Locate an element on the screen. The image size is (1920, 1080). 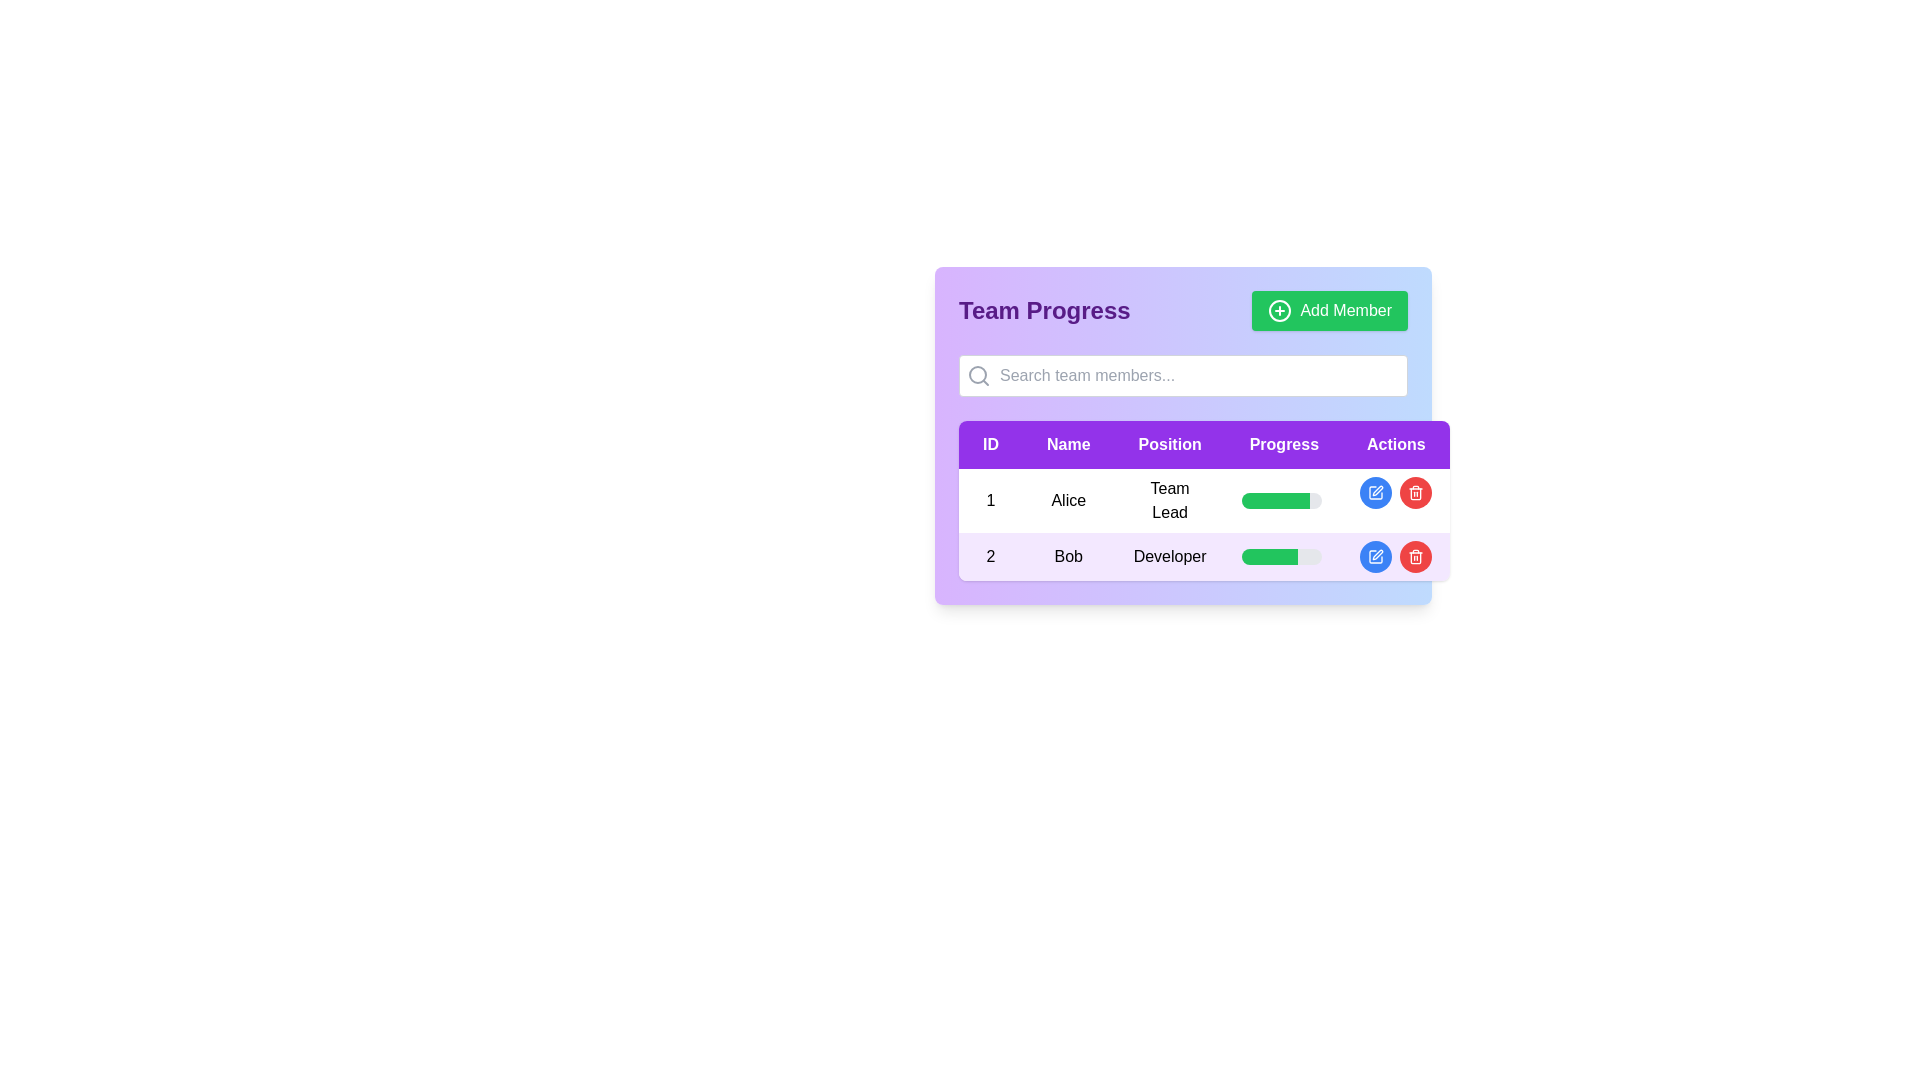
the SVG Icon in the second row under the 'Actions' column is located at coordinates (1375, 493).